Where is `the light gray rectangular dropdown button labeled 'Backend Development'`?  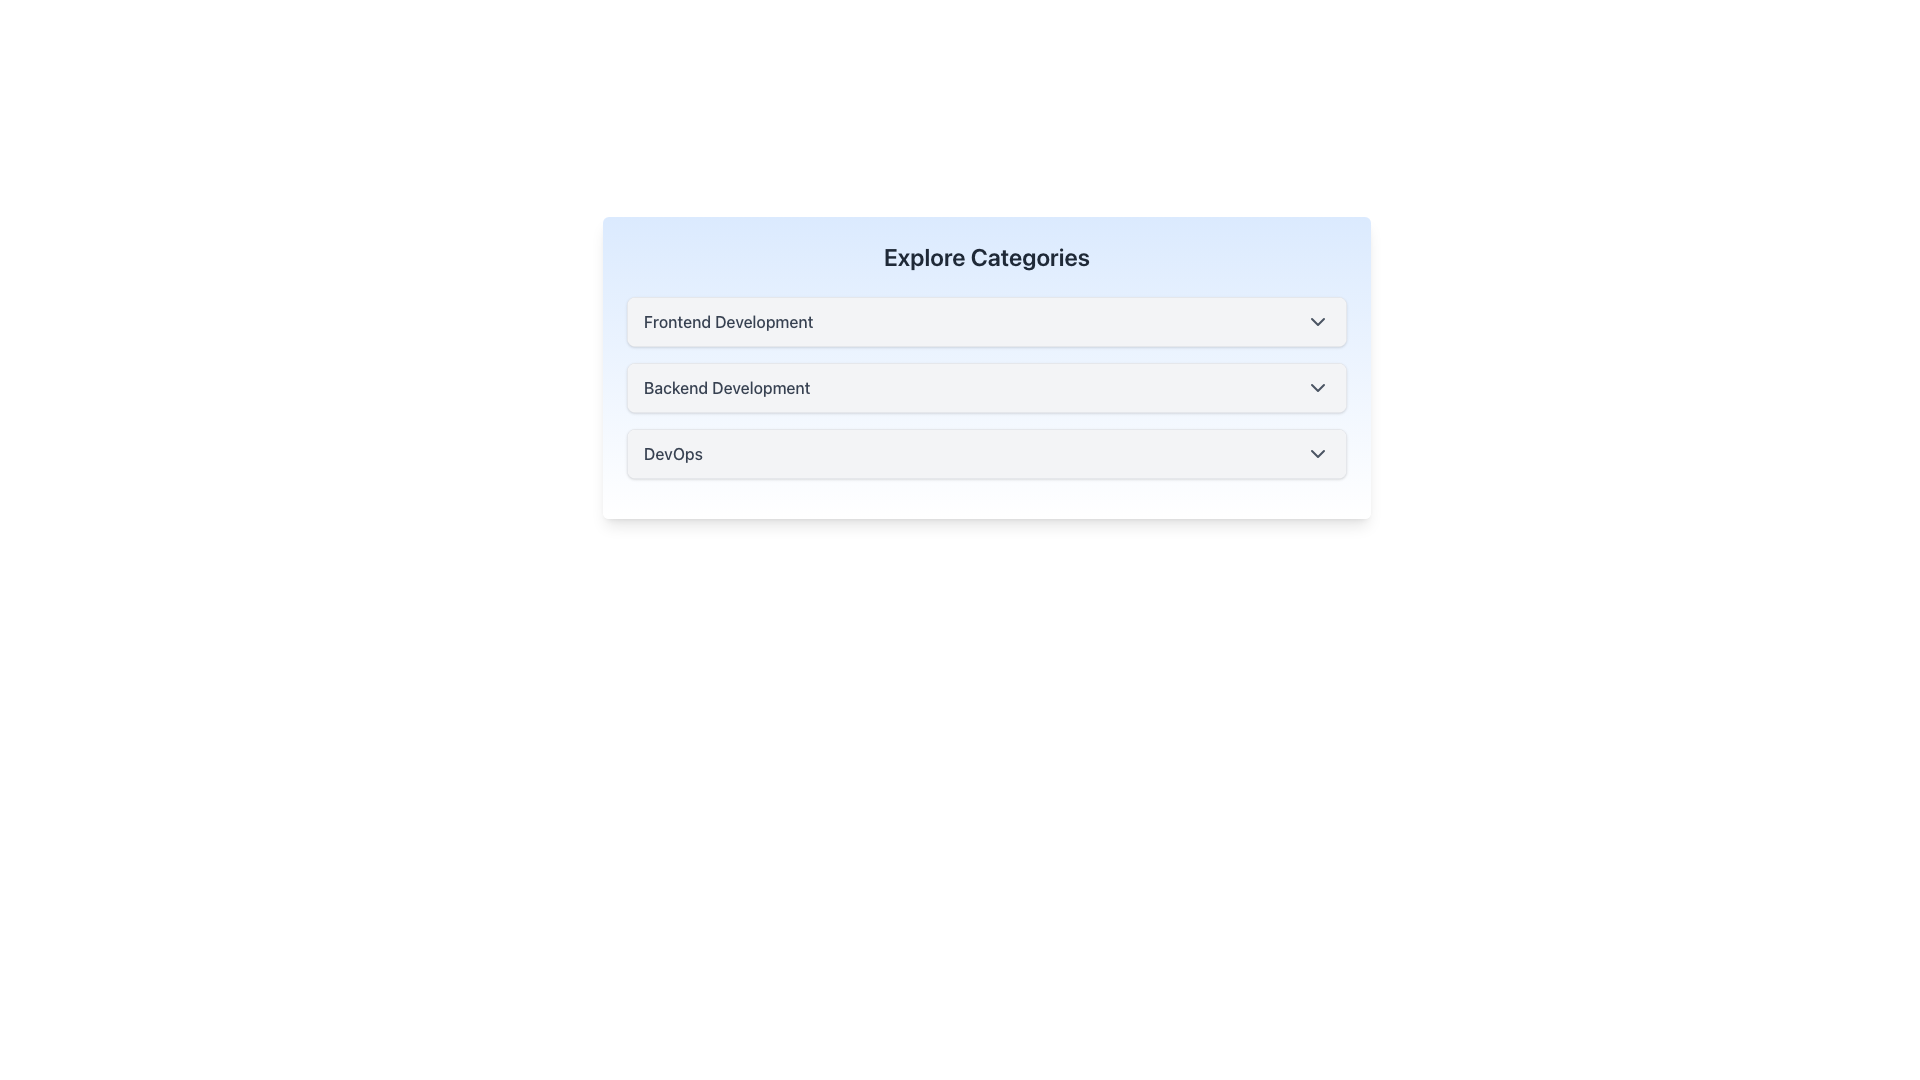 the light gray rectangular dropdown button labeled 'Backend Development' is located at coordinates (987, 367).